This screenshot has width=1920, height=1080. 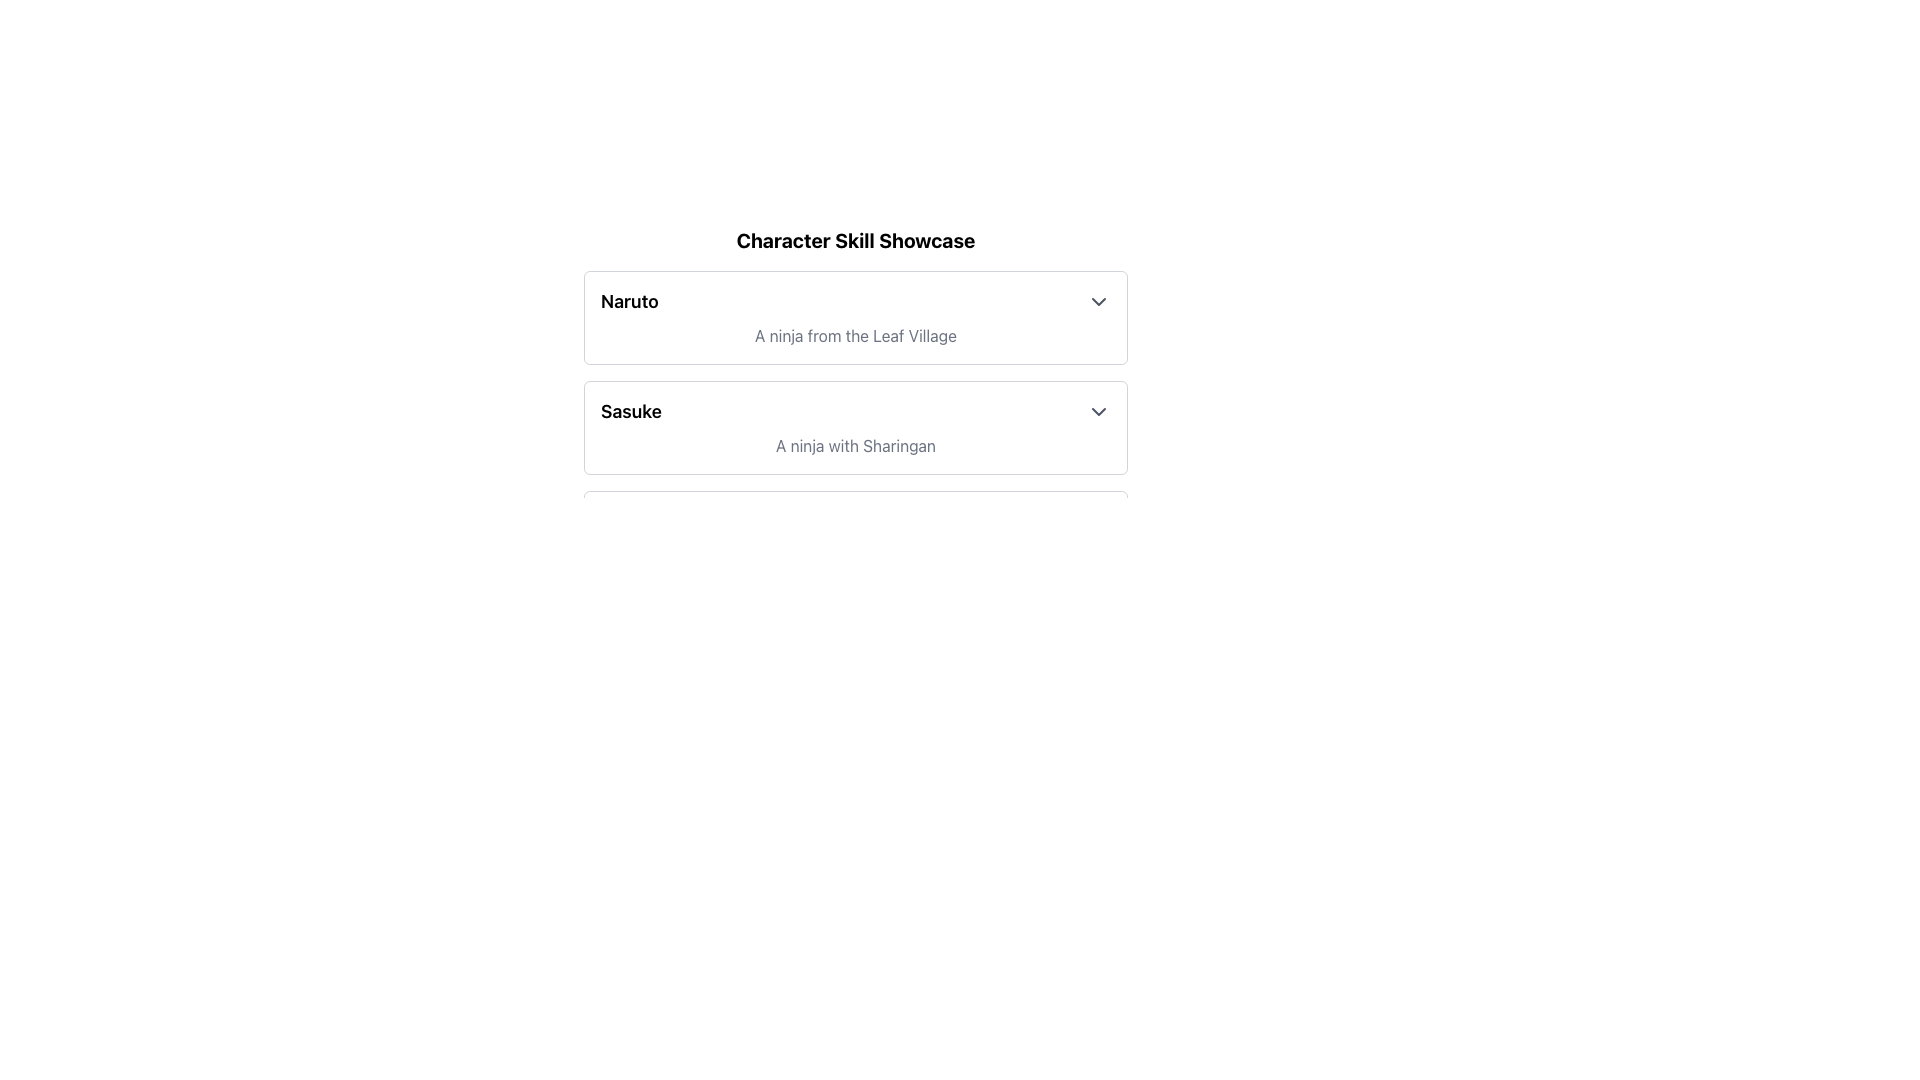 I want to click on the descriptive item titled 'Sasuke' with the subtitle 'A ninja with Sharingan', so click(x=855, y=427).